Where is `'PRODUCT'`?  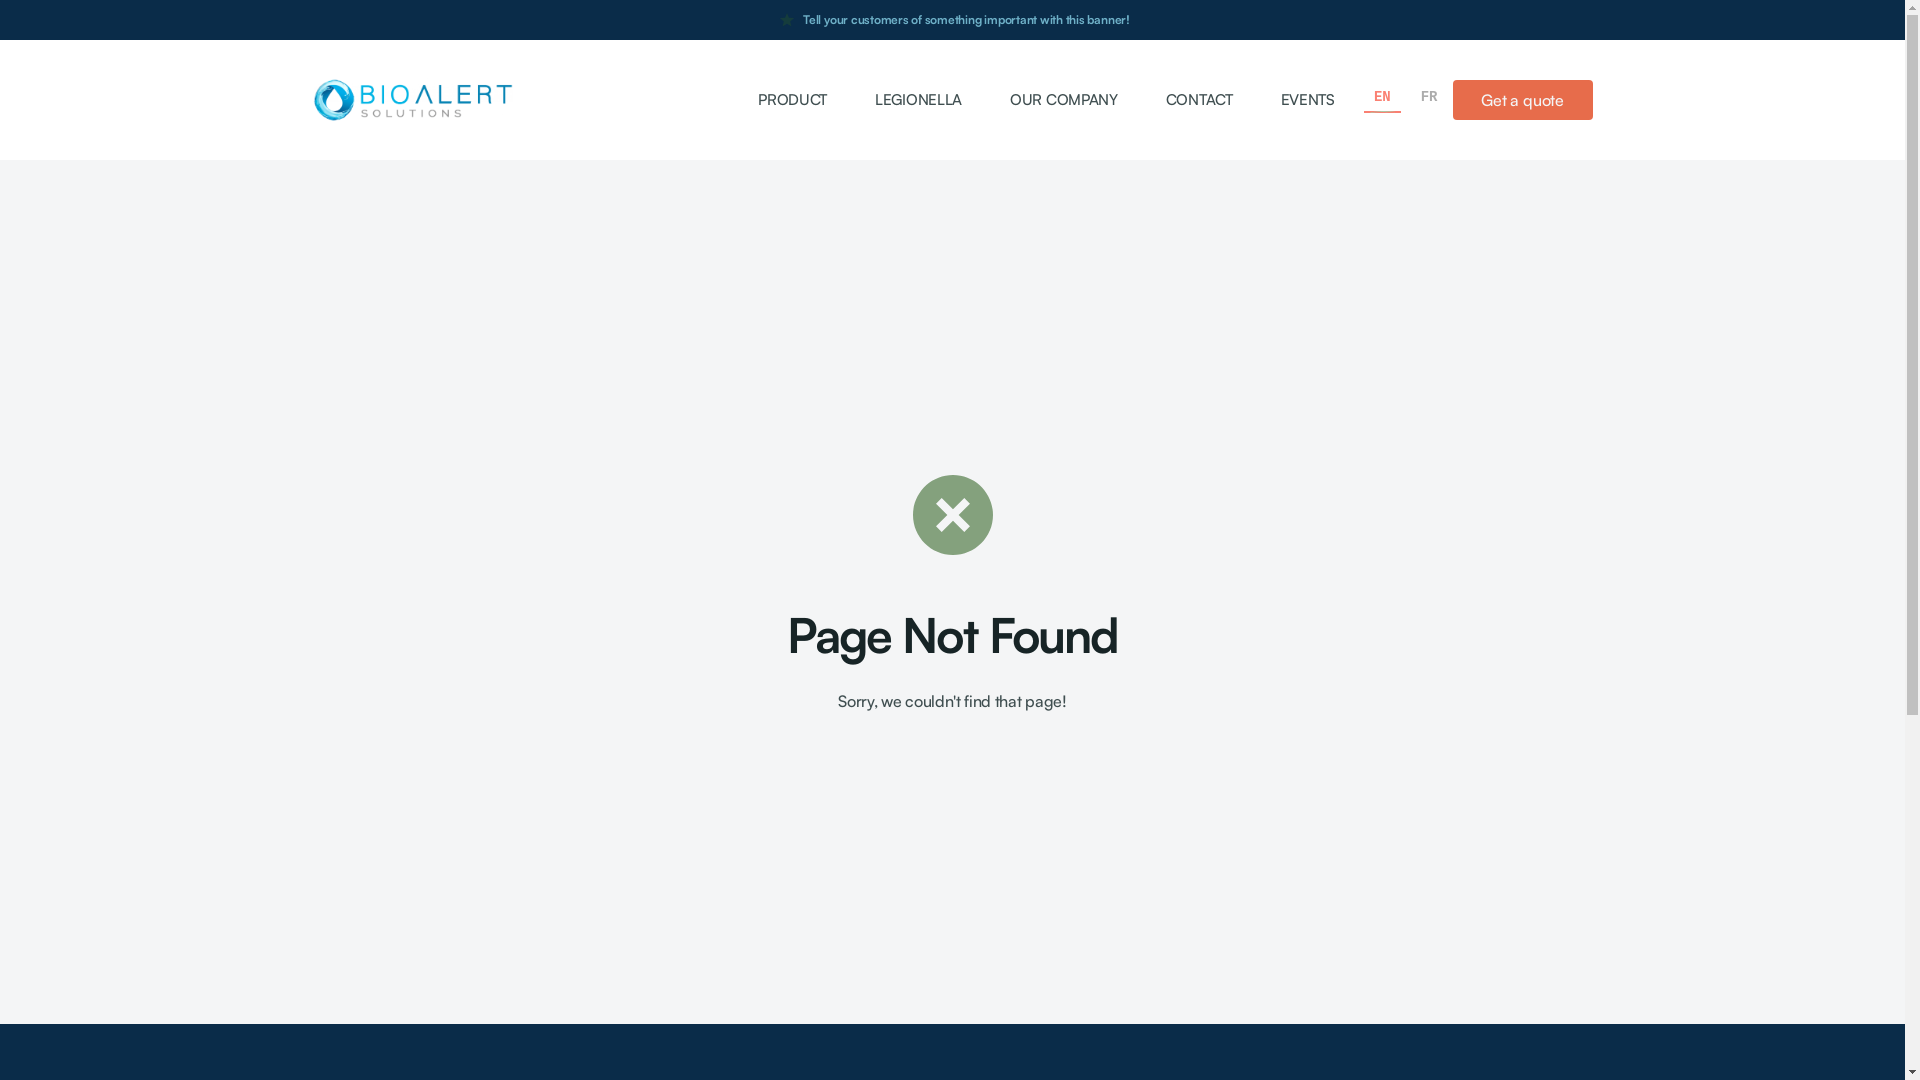 'PRODUCT' is located at coordinates (791, 100).